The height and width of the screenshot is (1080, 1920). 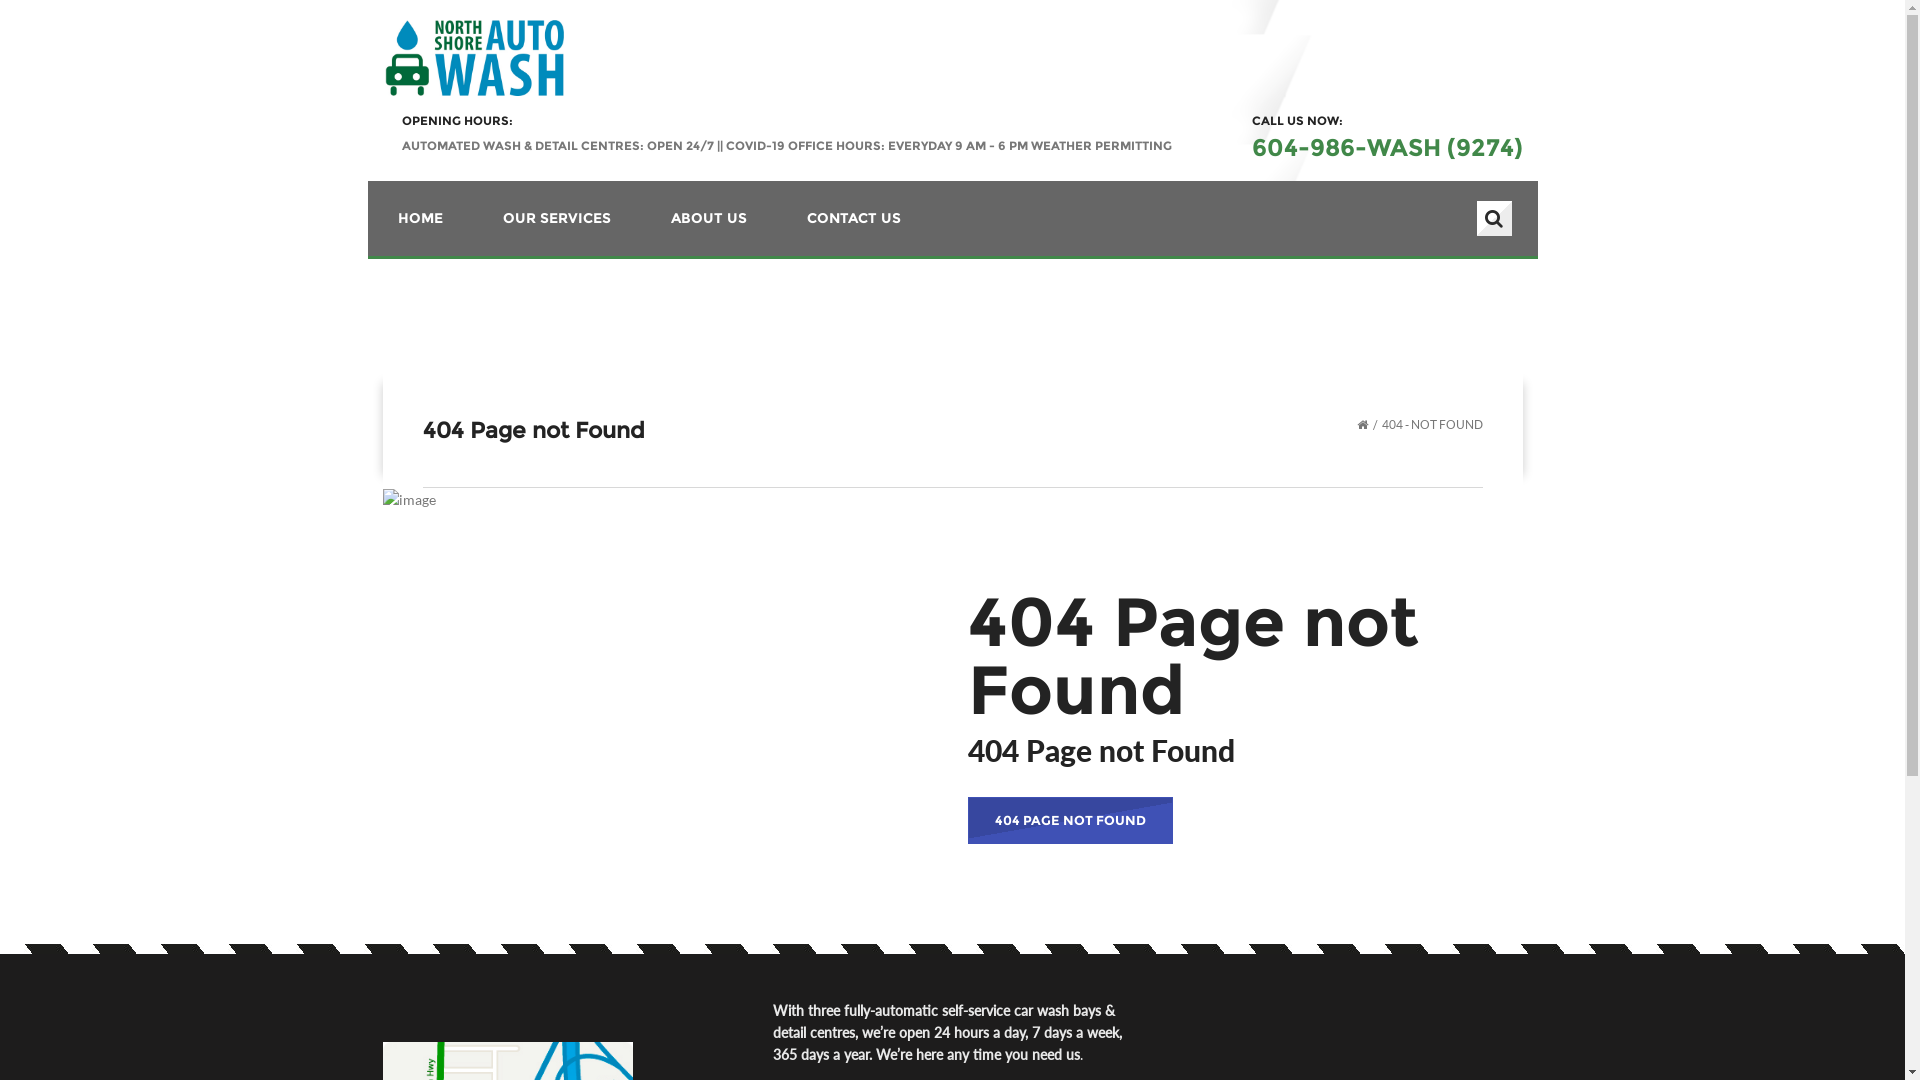 I want to click on '404 PAGE NOT FOUND', so click(x=968, y=820).